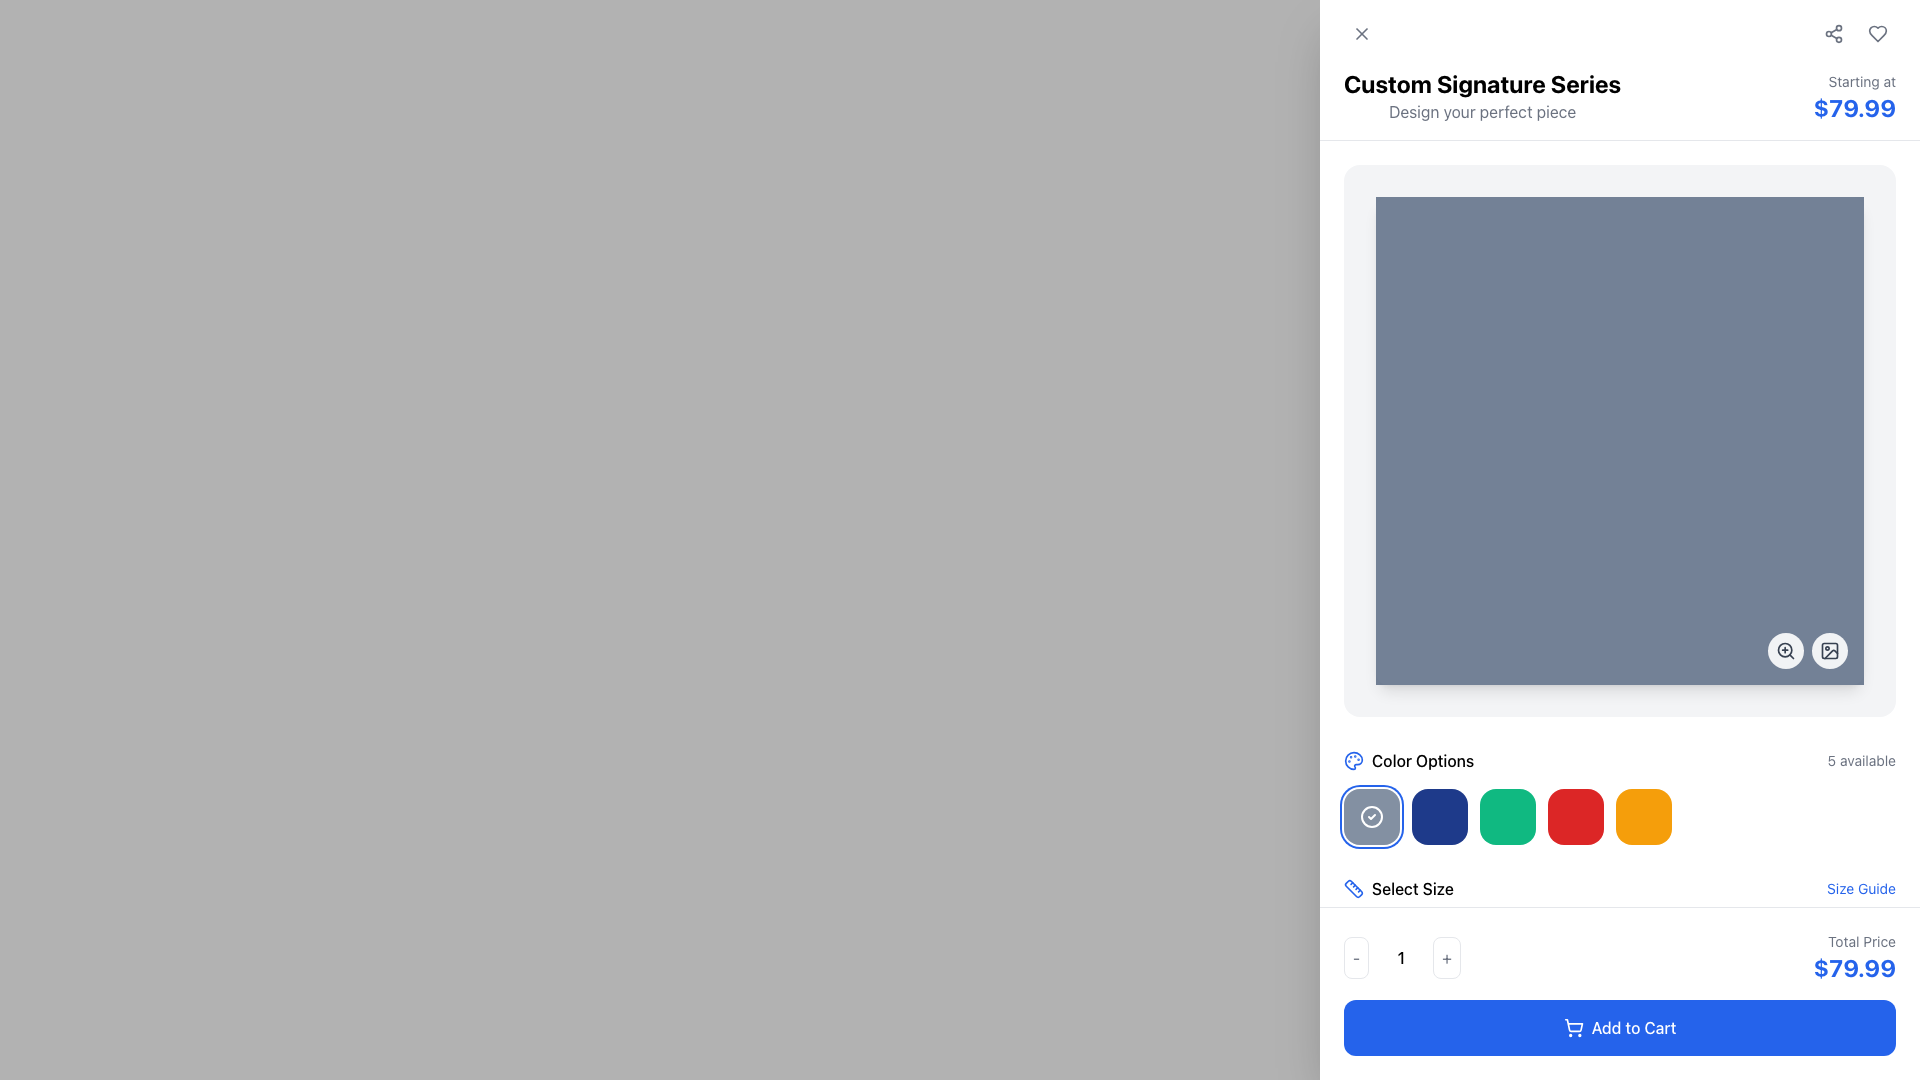 The width and height of the screenshot is (1920, 1080). I want to click on the vibrant ruby red square button with rounded corners in the color selection interface, so click(1574, 817).